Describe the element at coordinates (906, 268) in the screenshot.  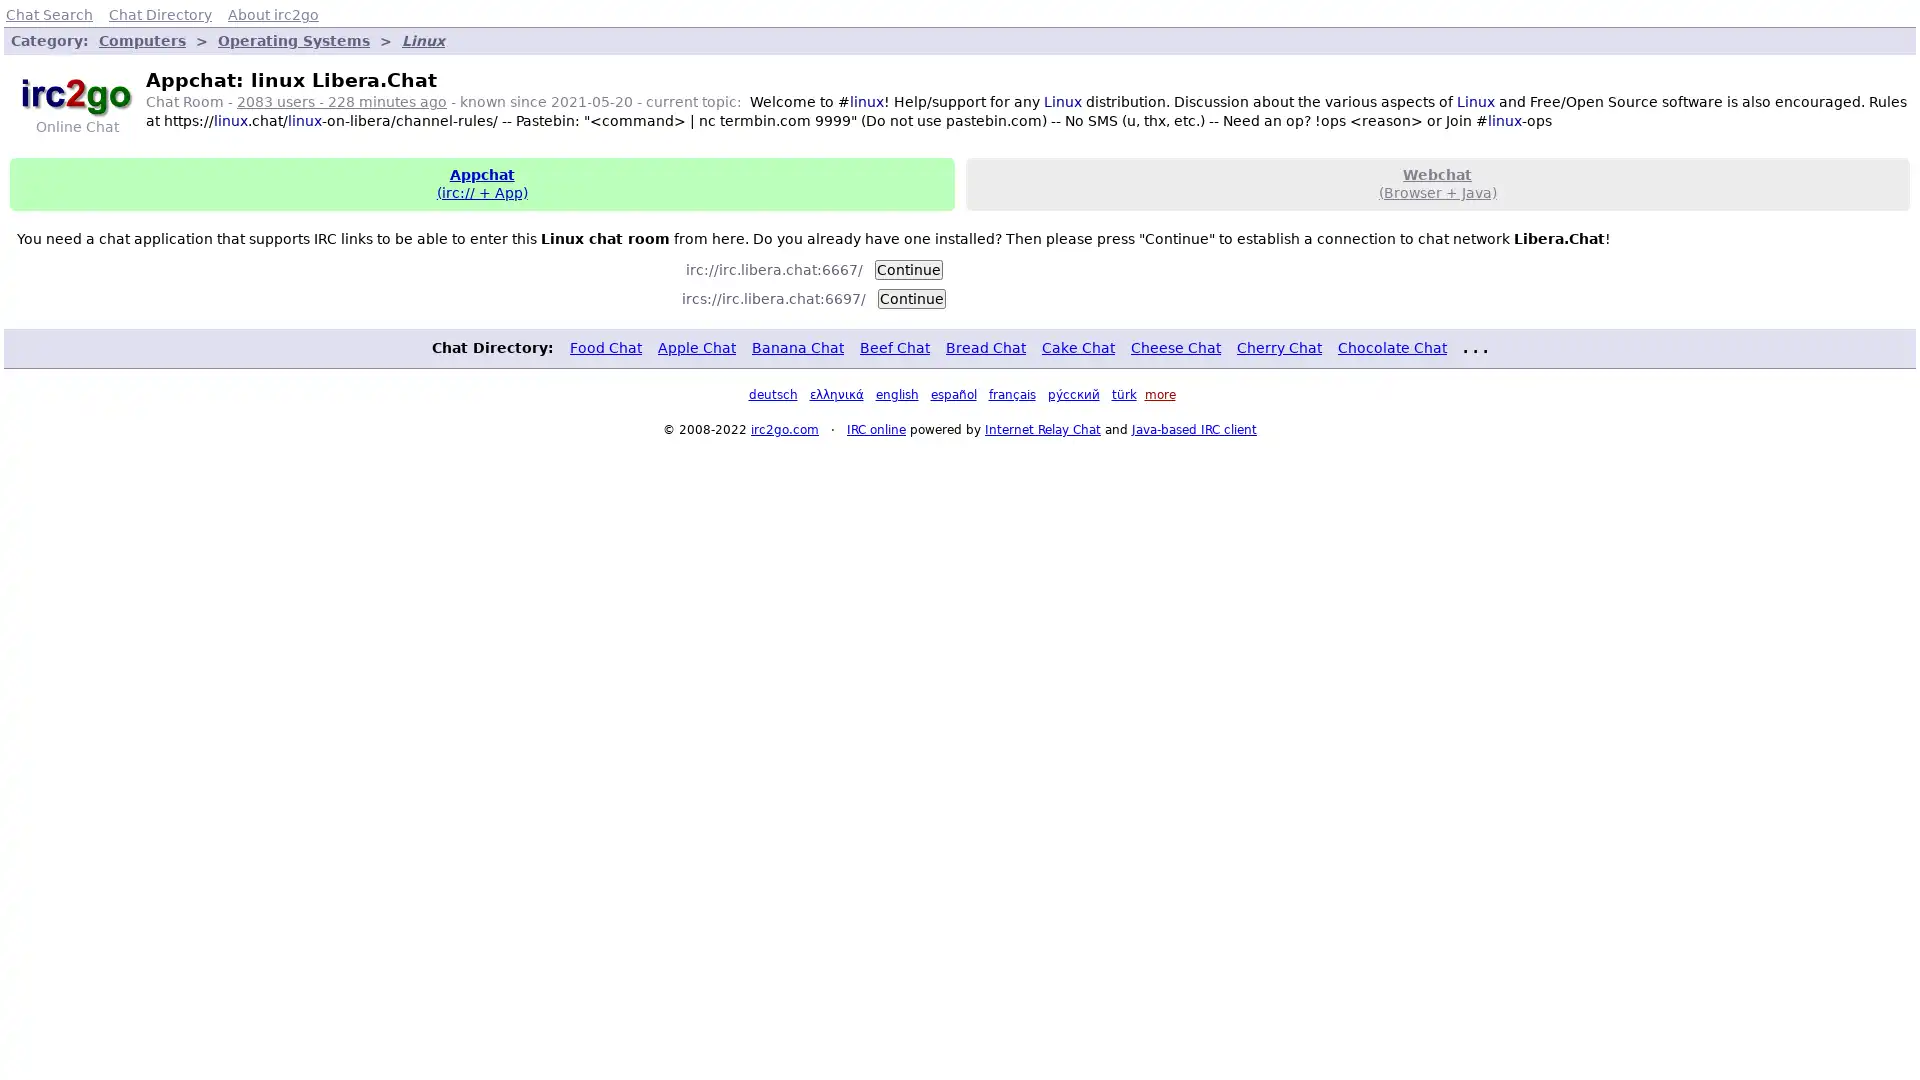
I see `Continue` at that location.